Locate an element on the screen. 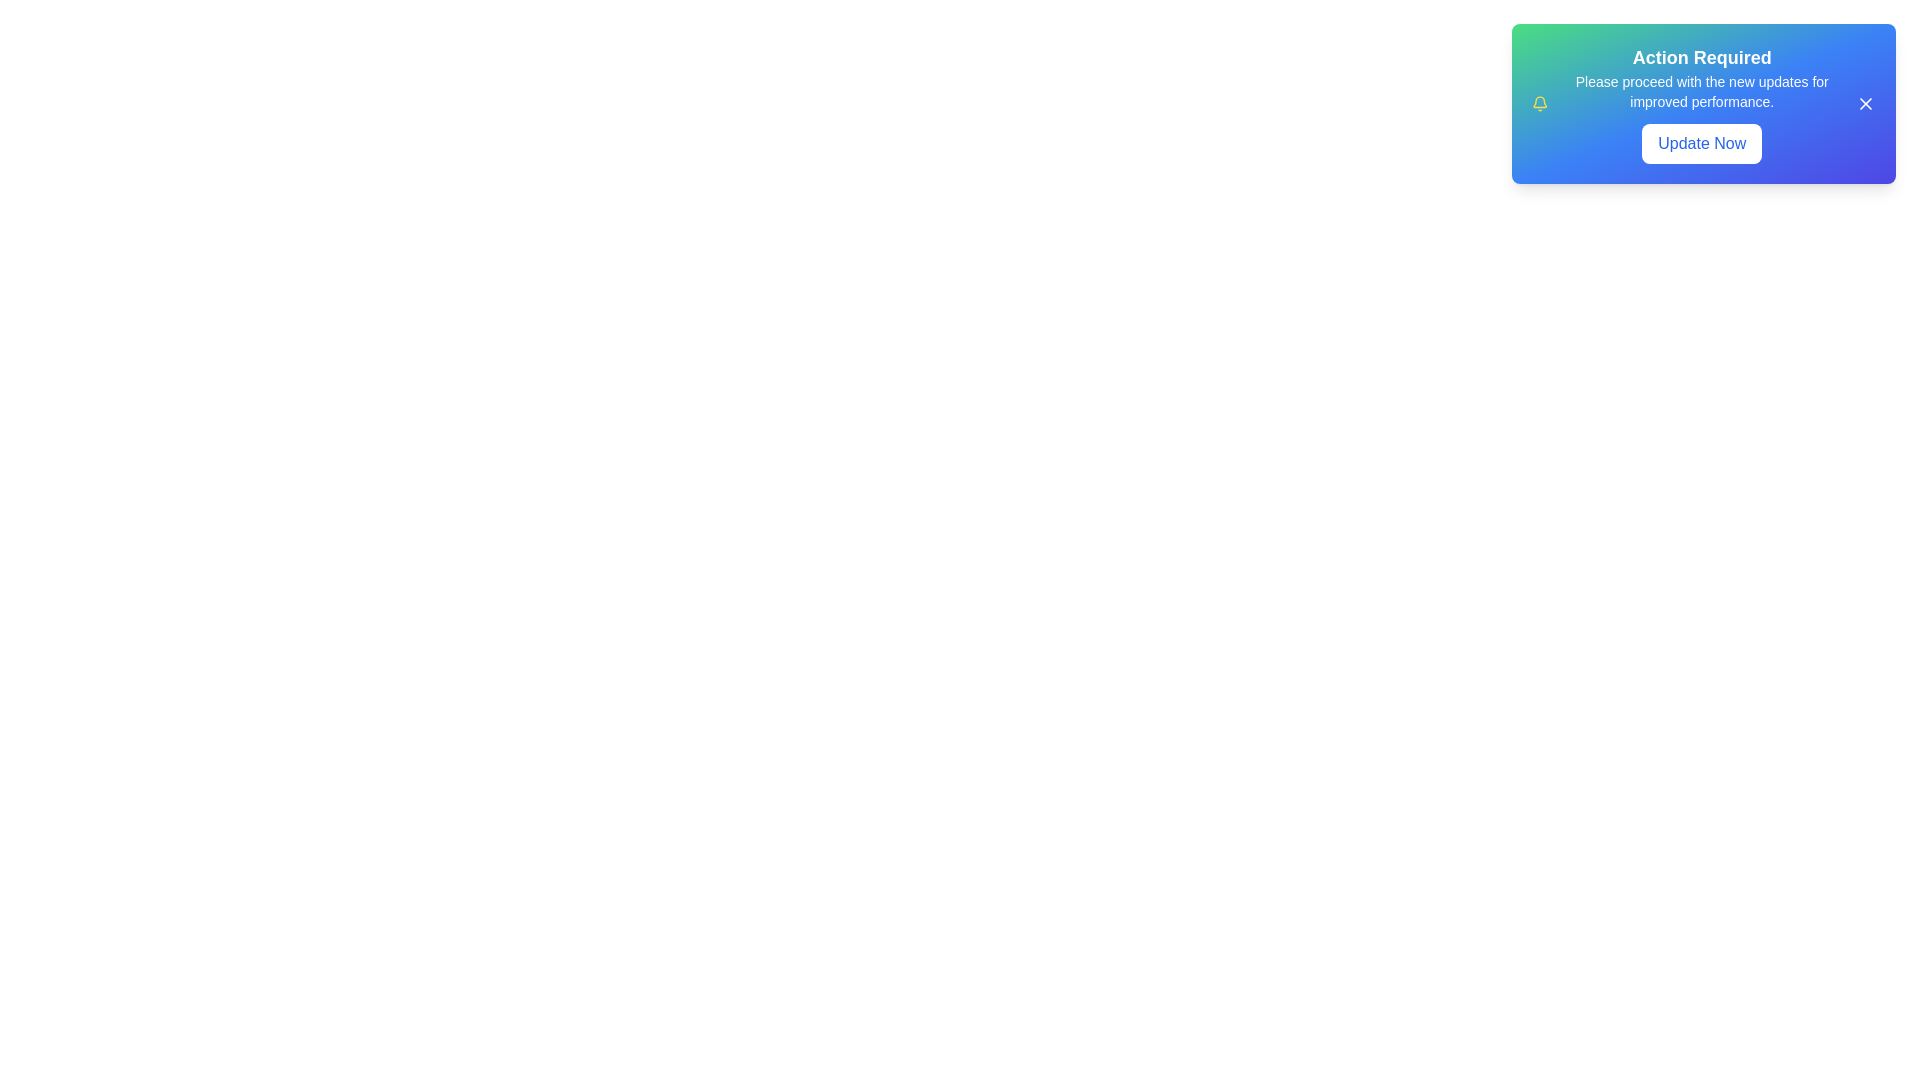 This screenshot has height=1080, width=1920. close button (X) to dismiss the snackbar is located at coordinates (1865, 104).